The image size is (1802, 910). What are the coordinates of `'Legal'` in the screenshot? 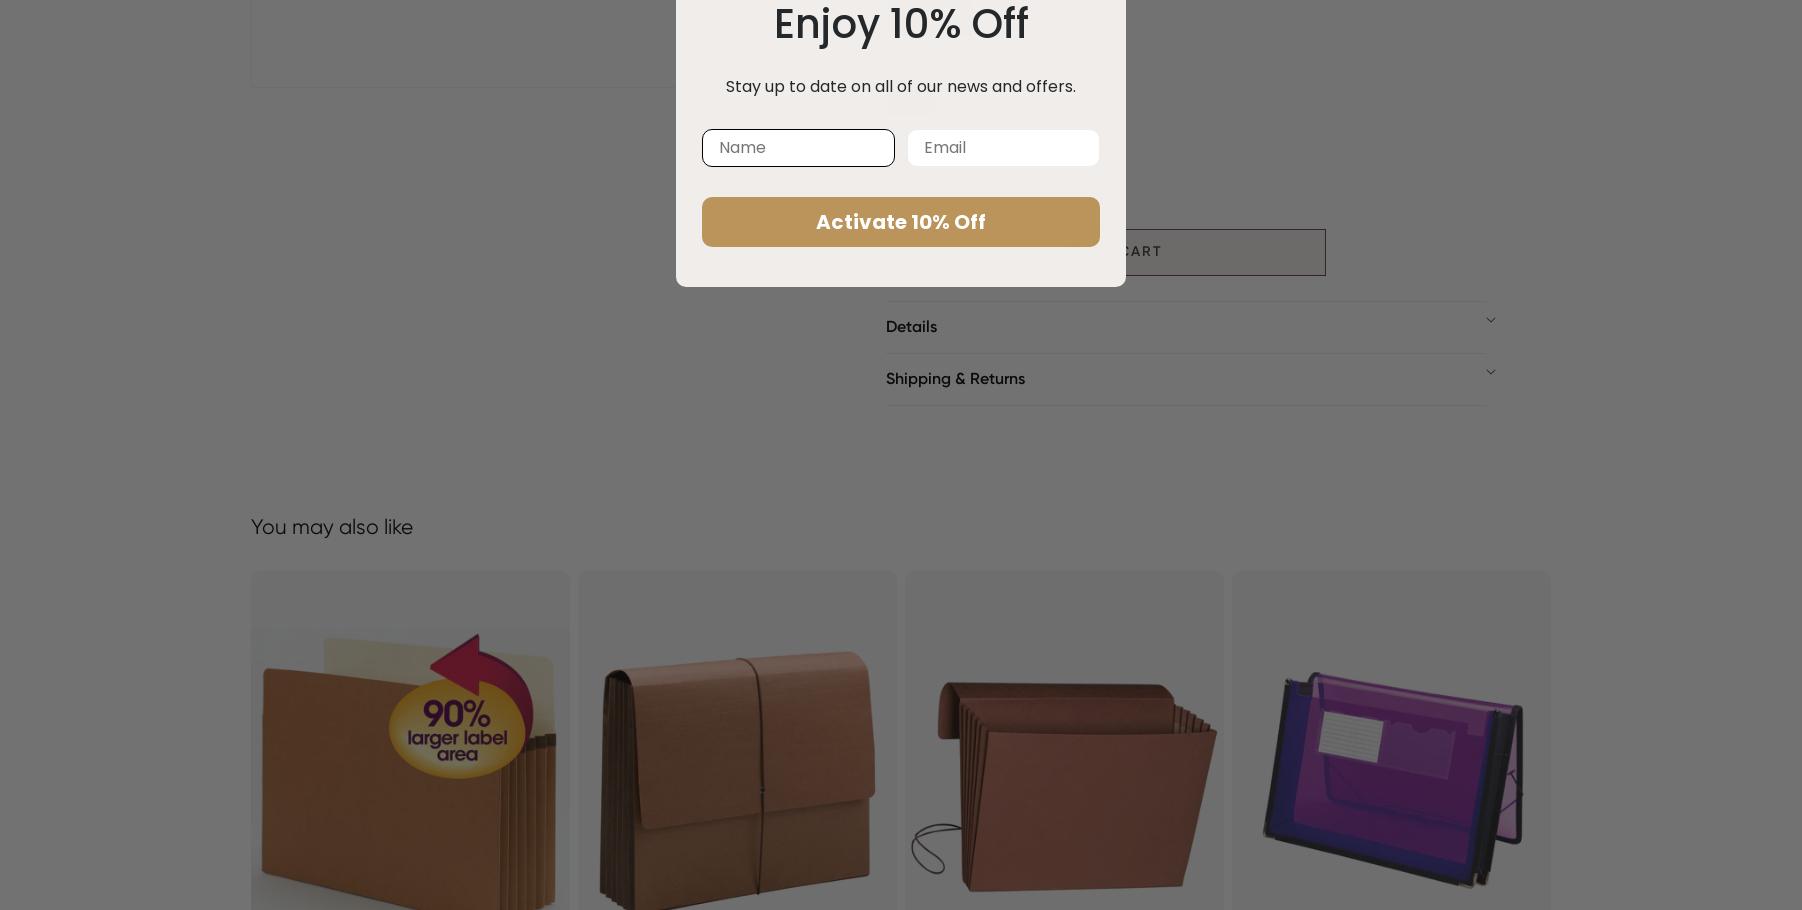 It's located at (1022, 17).